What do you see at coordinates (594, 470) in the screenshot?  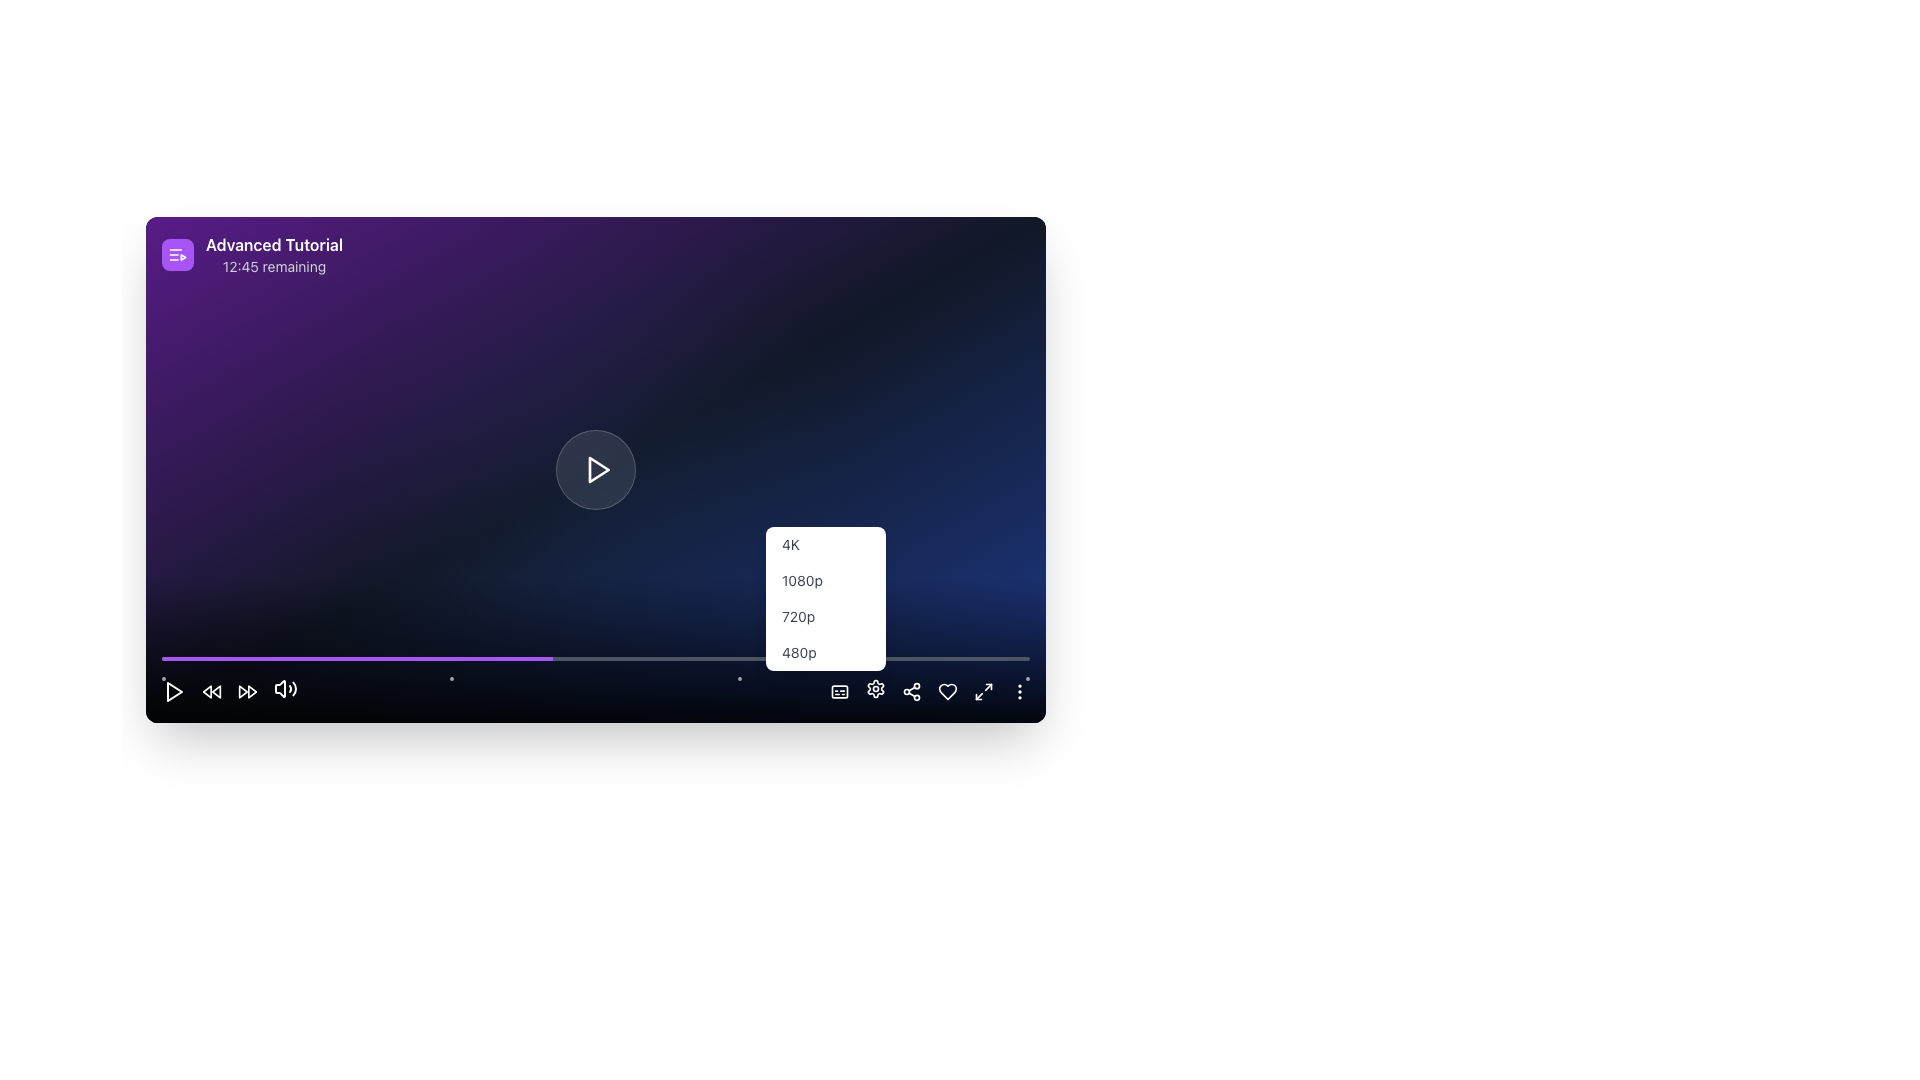 I see `the circular button with a triangular play icon at the center to change its background effect` at bounding box center [594, 470].